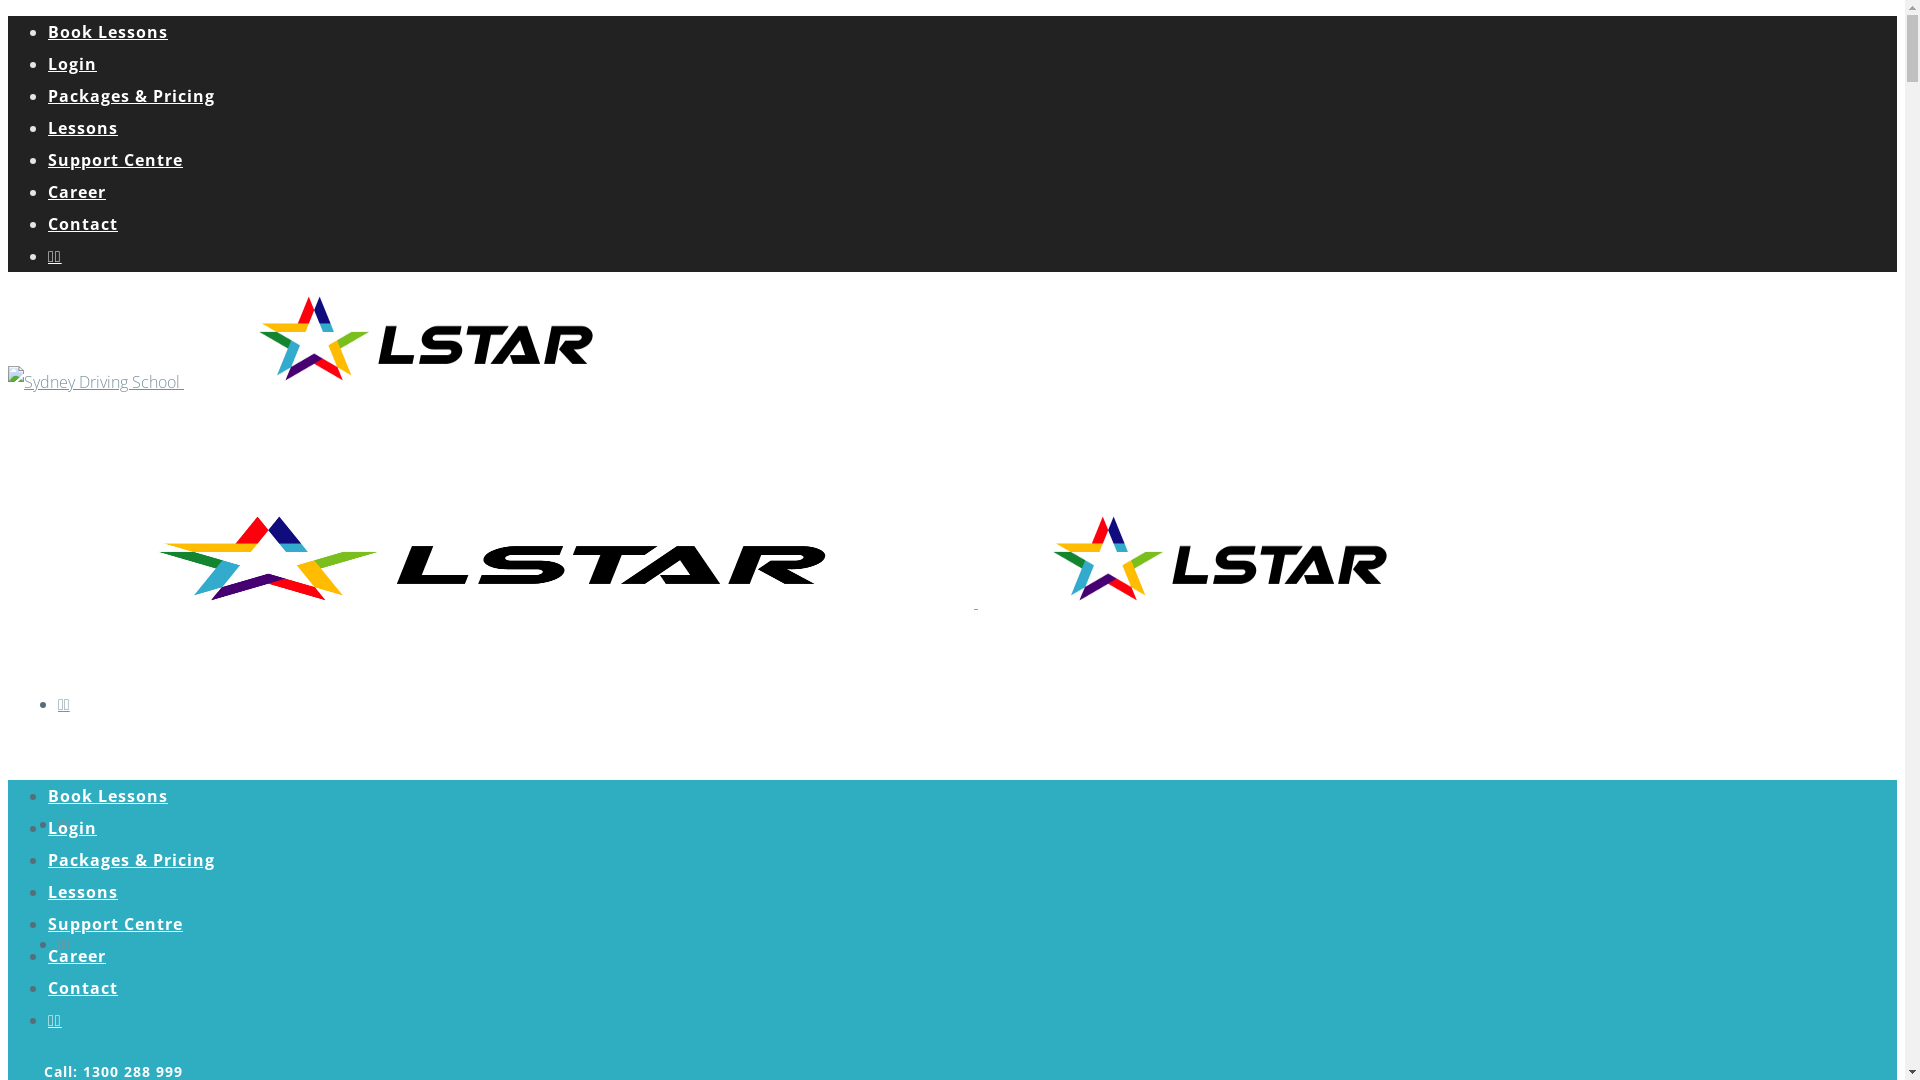 The width and height of the screenshot is (1920, 1080). I want to click on 'Login', so click(72, 63).